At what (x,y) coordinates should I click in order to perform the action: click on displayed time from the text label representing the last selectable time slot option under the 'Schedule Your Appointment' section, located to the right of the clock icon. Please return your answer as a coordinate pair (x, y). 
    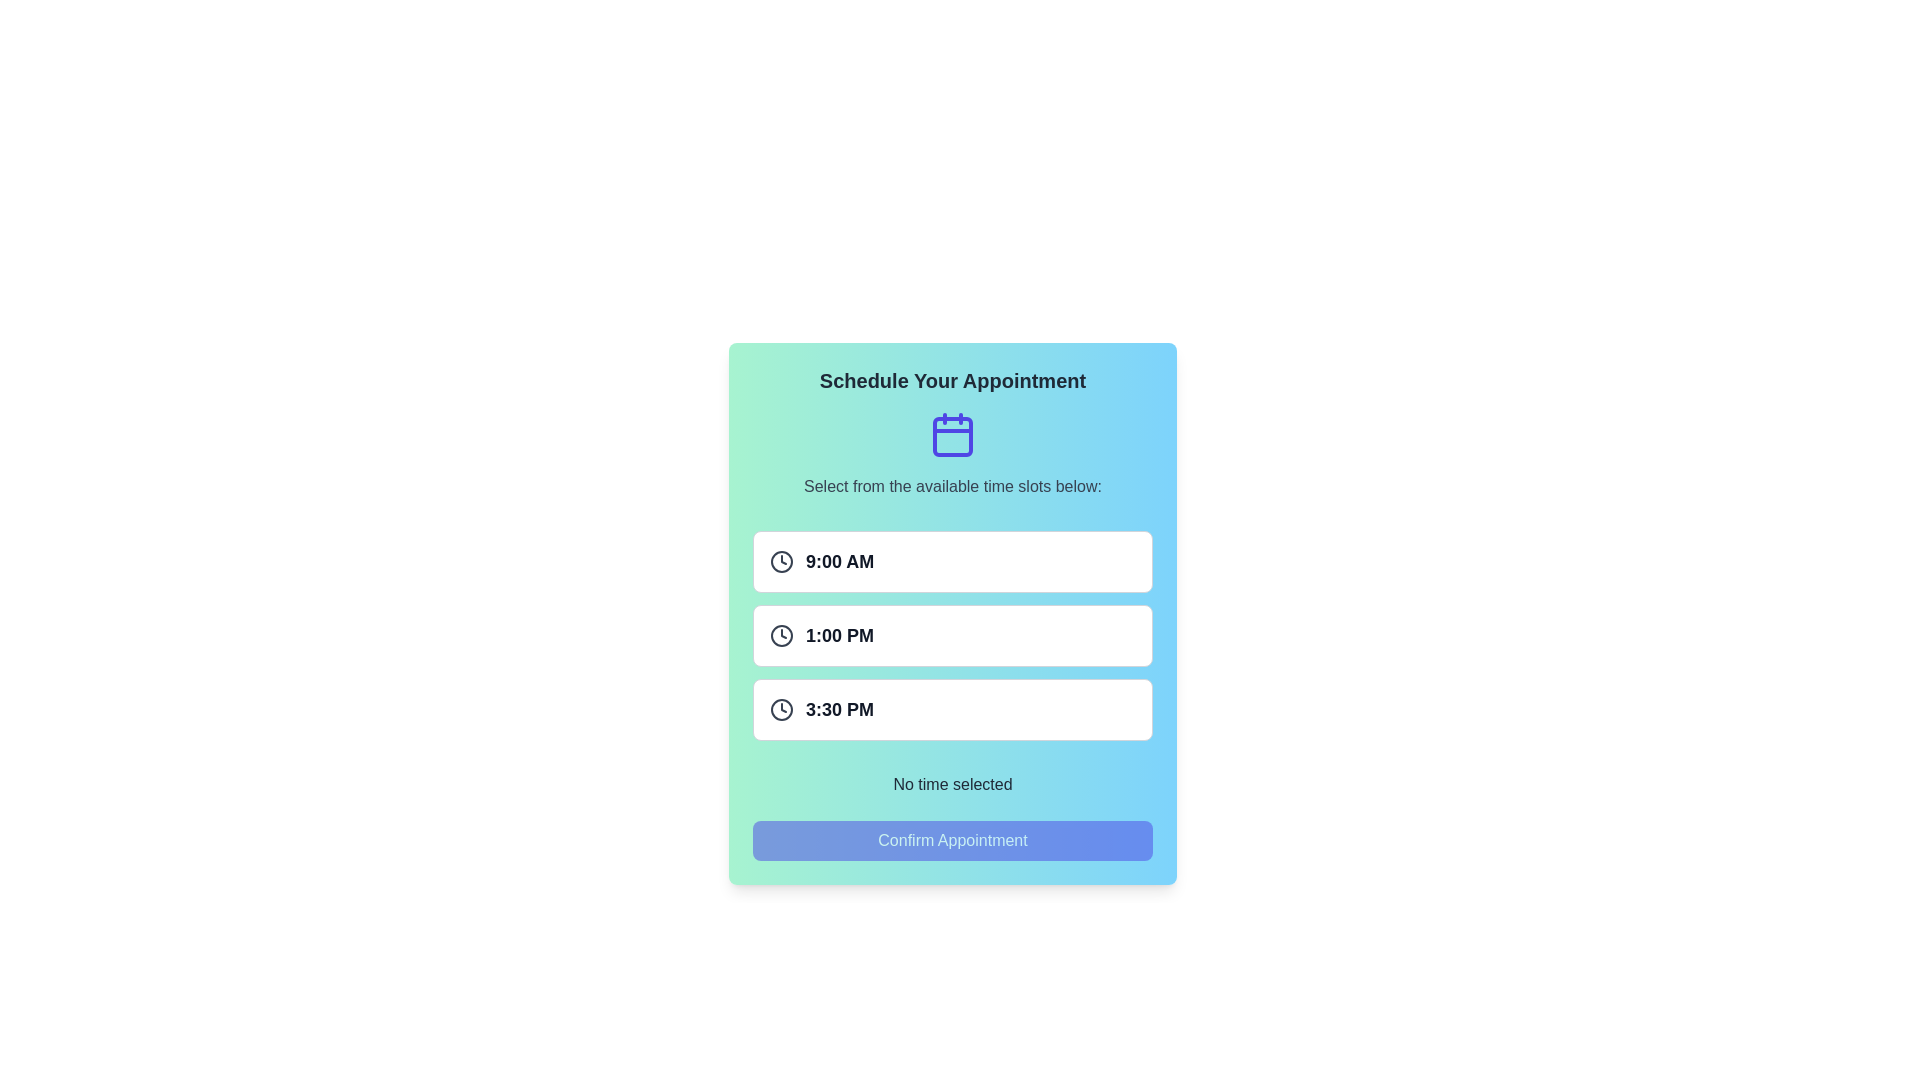
    Looking at the image, I should click on (840, 708).